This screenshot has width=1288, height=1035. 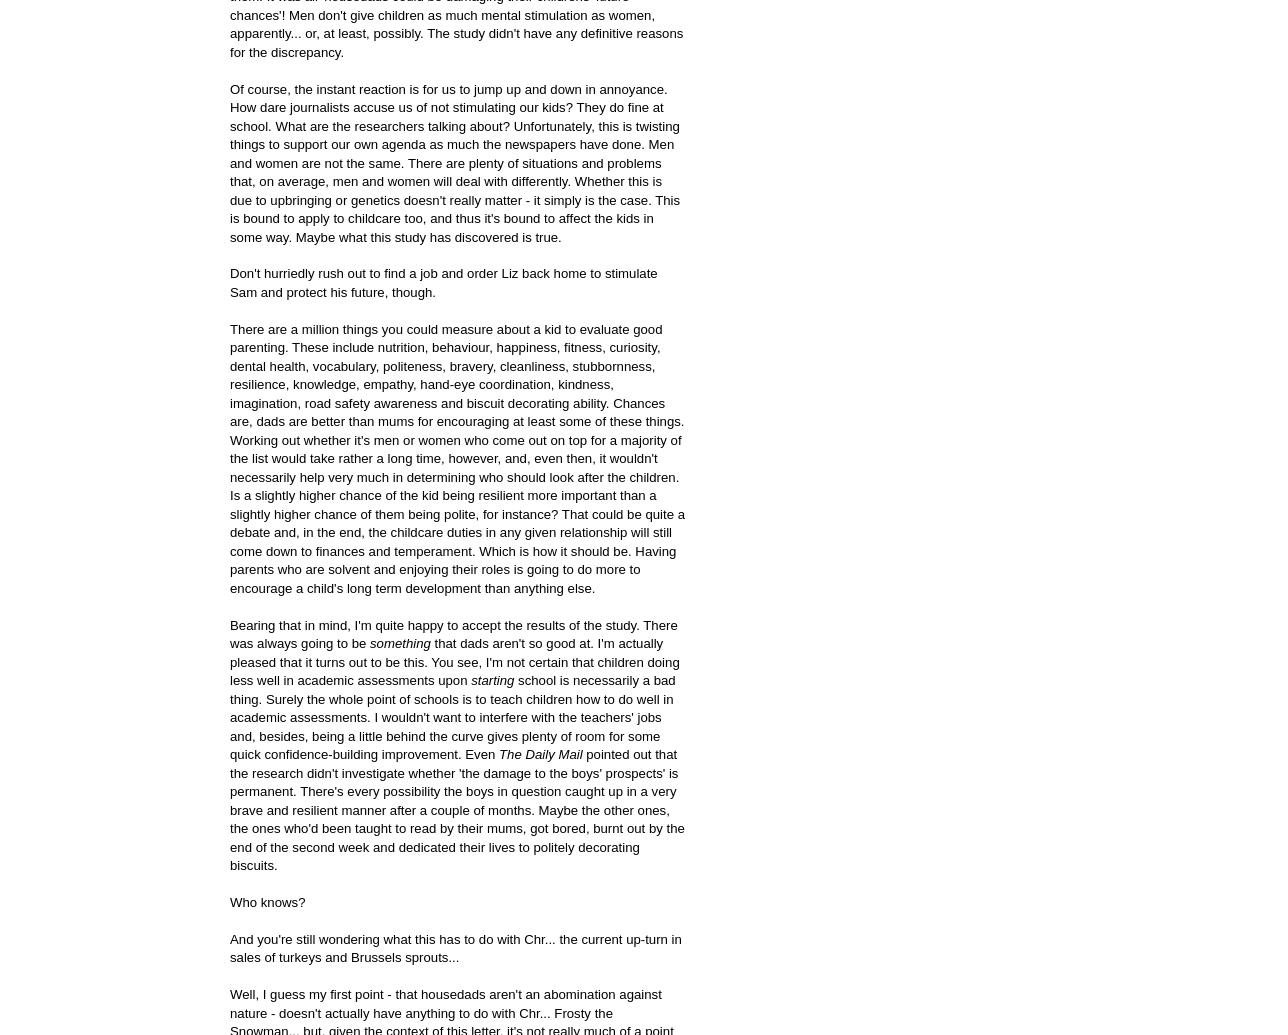 I want to click on 'Don't hurriedly rush out to find a job and order Liz back home to stimulate Sam and protect his future, though.', so click(x=443, y=282).